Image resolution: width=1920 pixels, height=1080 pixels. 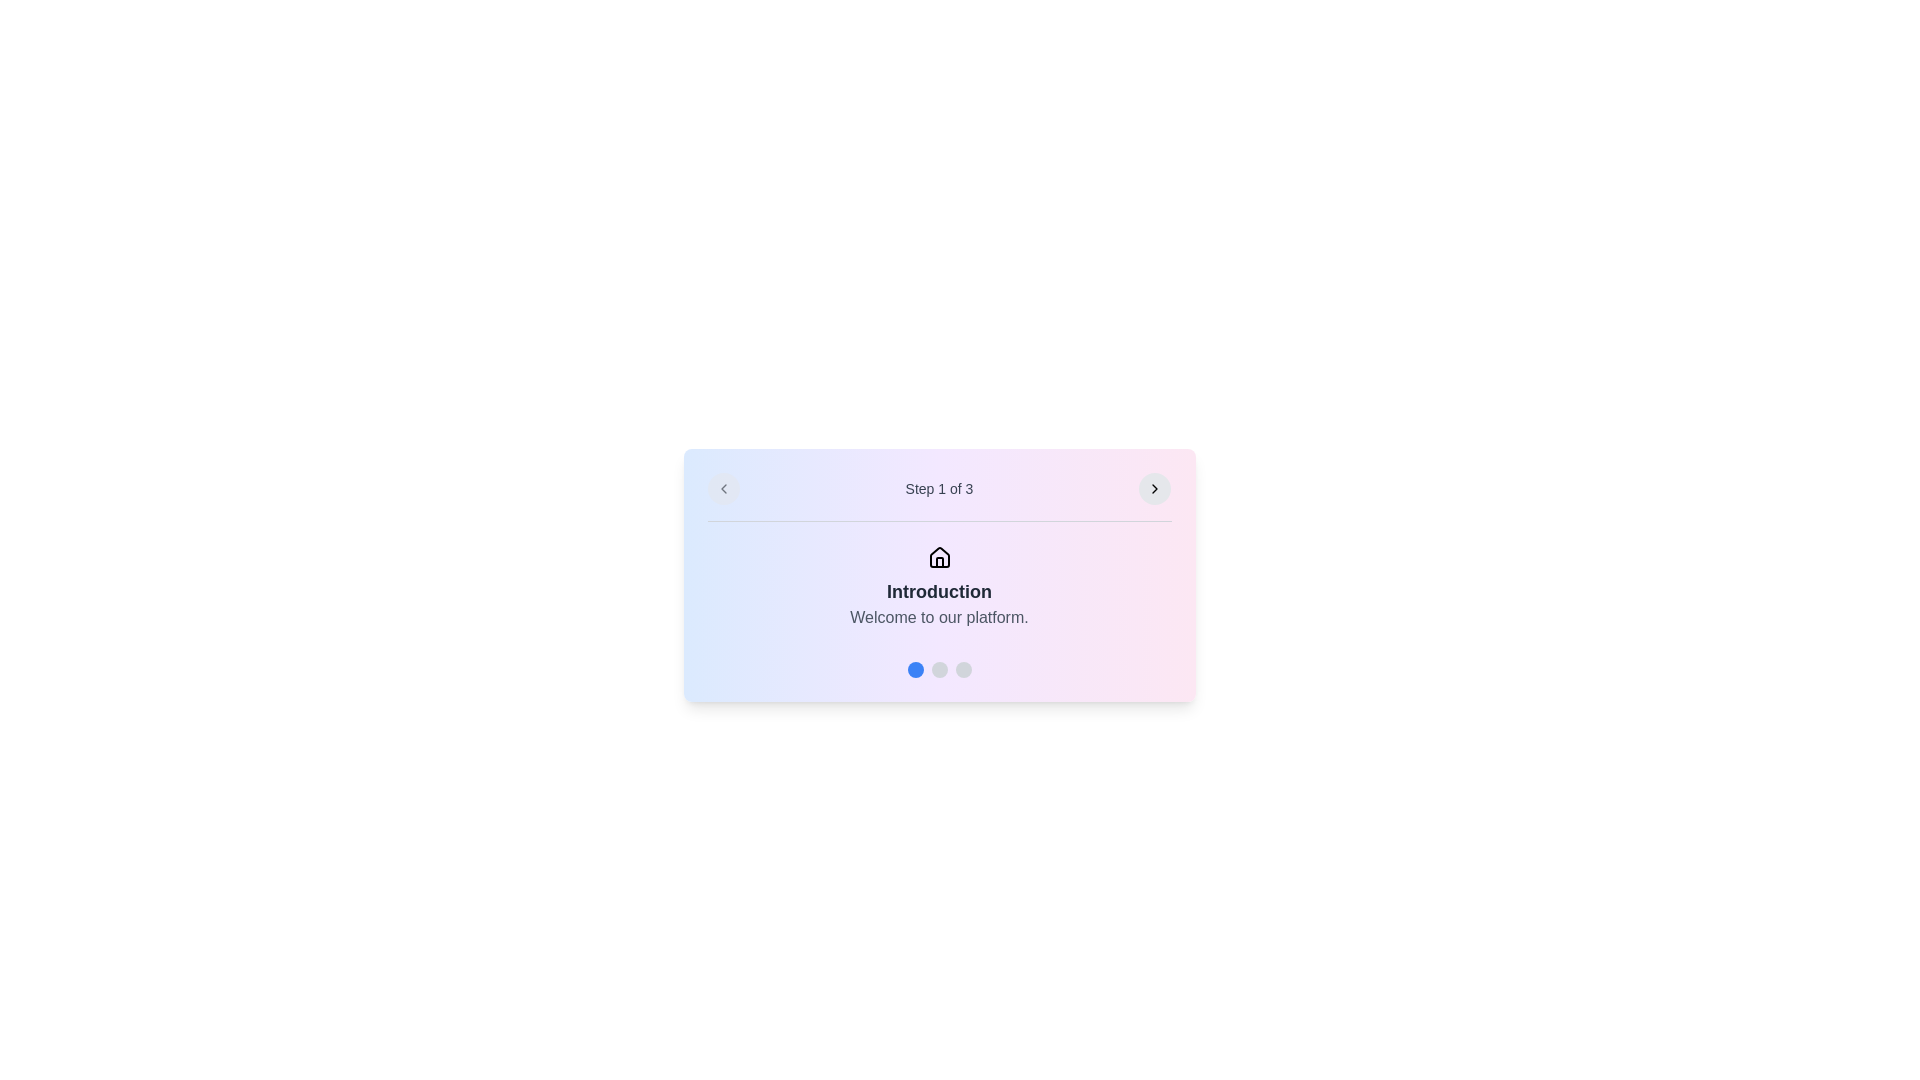 What do you see at coordinates (722, 489) in the screenshot?
I see `the button with an icon located to the left of the text 'Step 1 of 3' in the navigation bar` at bounding box center [722, 489].